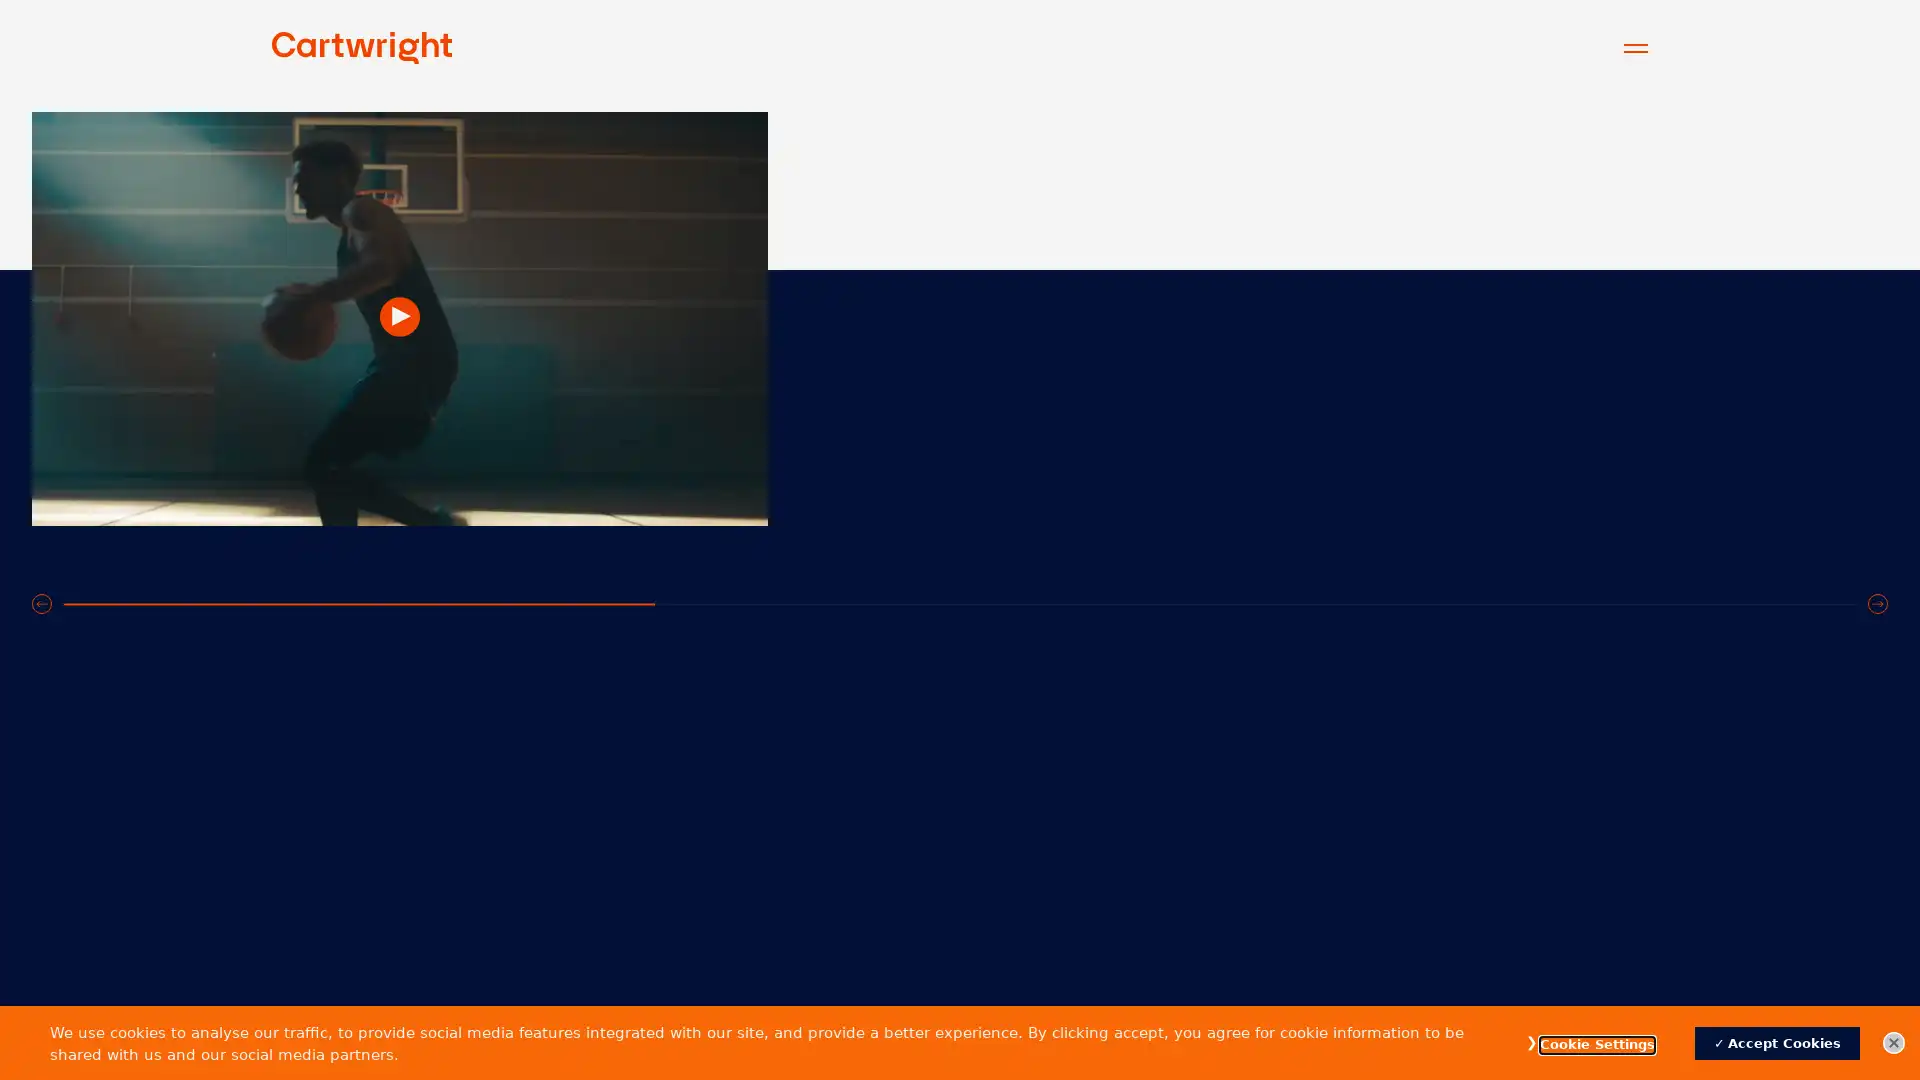 Image resolution: width=1920 pixels, height=1080 pixels. What do you see at coordinates (42, 962) in the screenshot?
I see `Previous slides` at bounding box center [42, 962].